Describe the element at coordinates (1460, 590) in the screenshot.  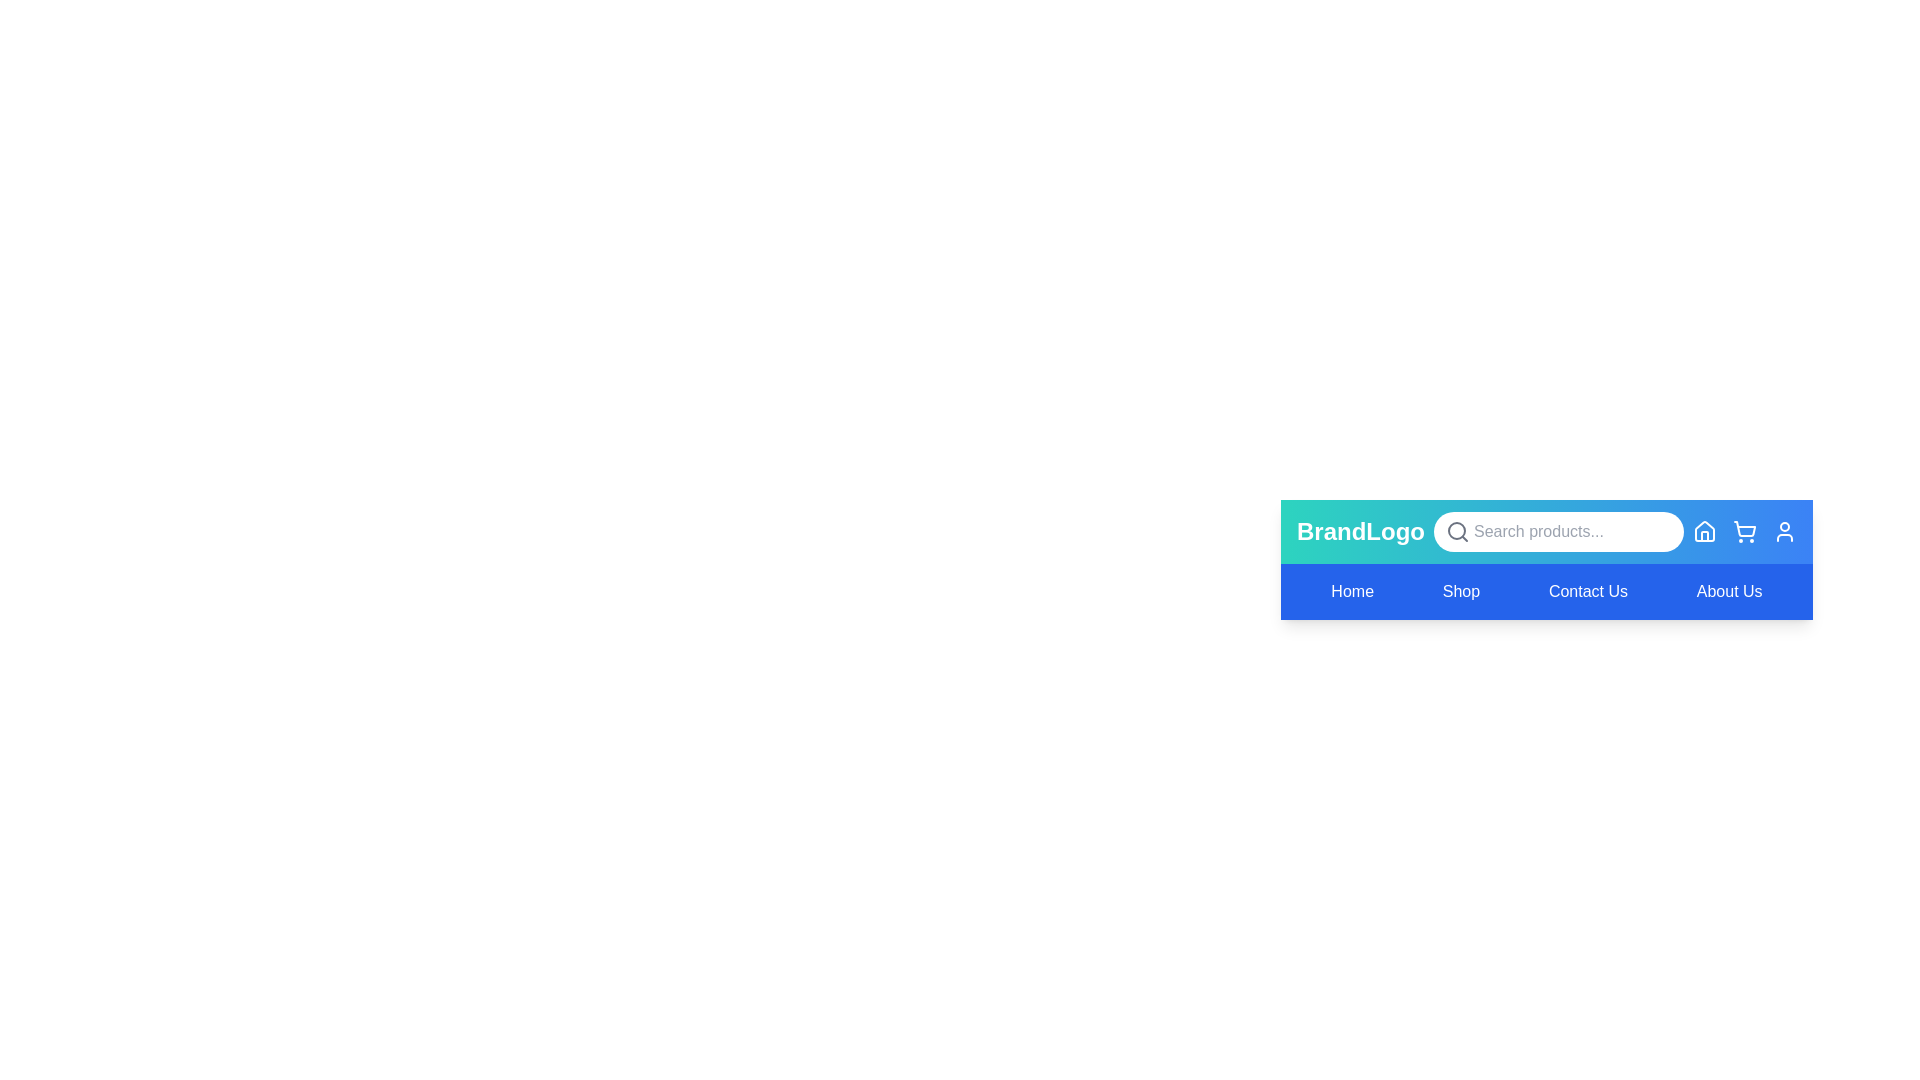
I see `the menu item labeled Shop to observe its hover effect` at that location.